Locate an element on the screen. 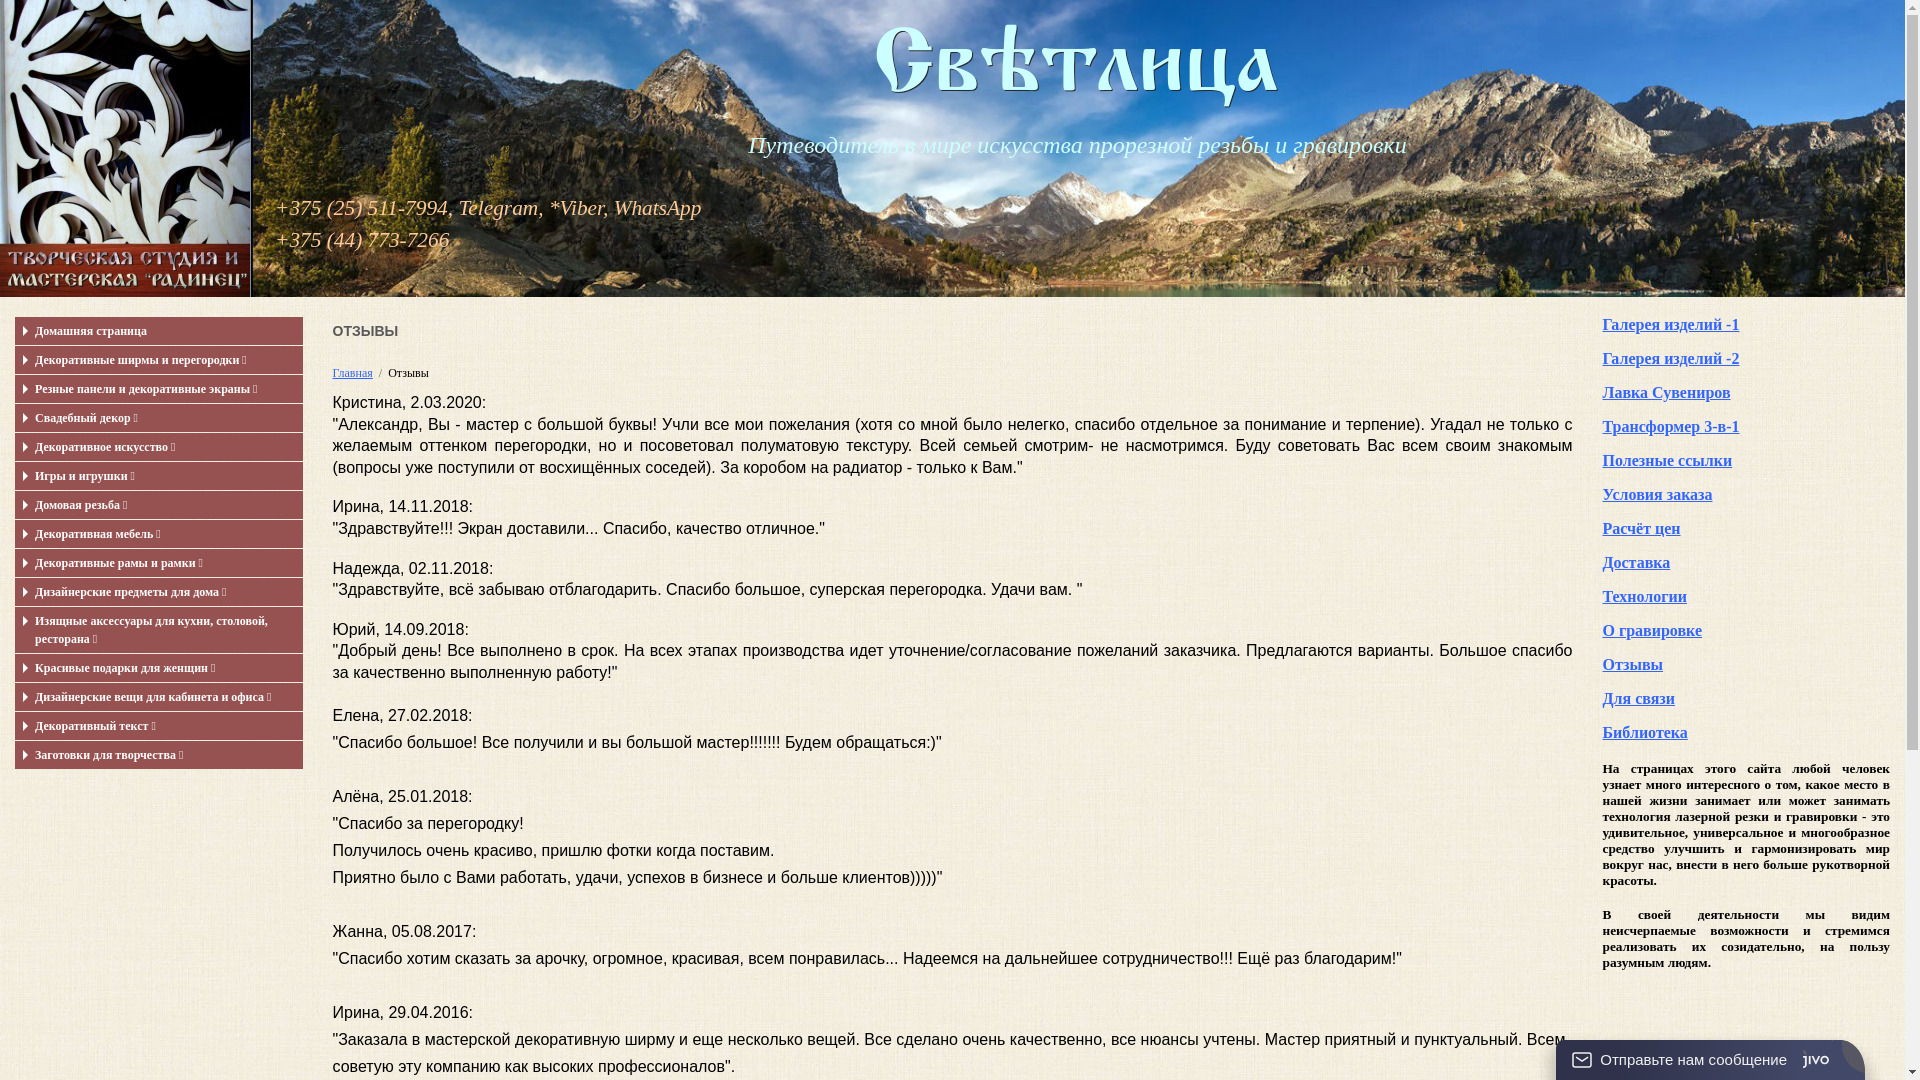 This screenshot has height=1080, width=1920. '+375 (25) 511-7994, Telegram,' is located at coordinates (408, 208).